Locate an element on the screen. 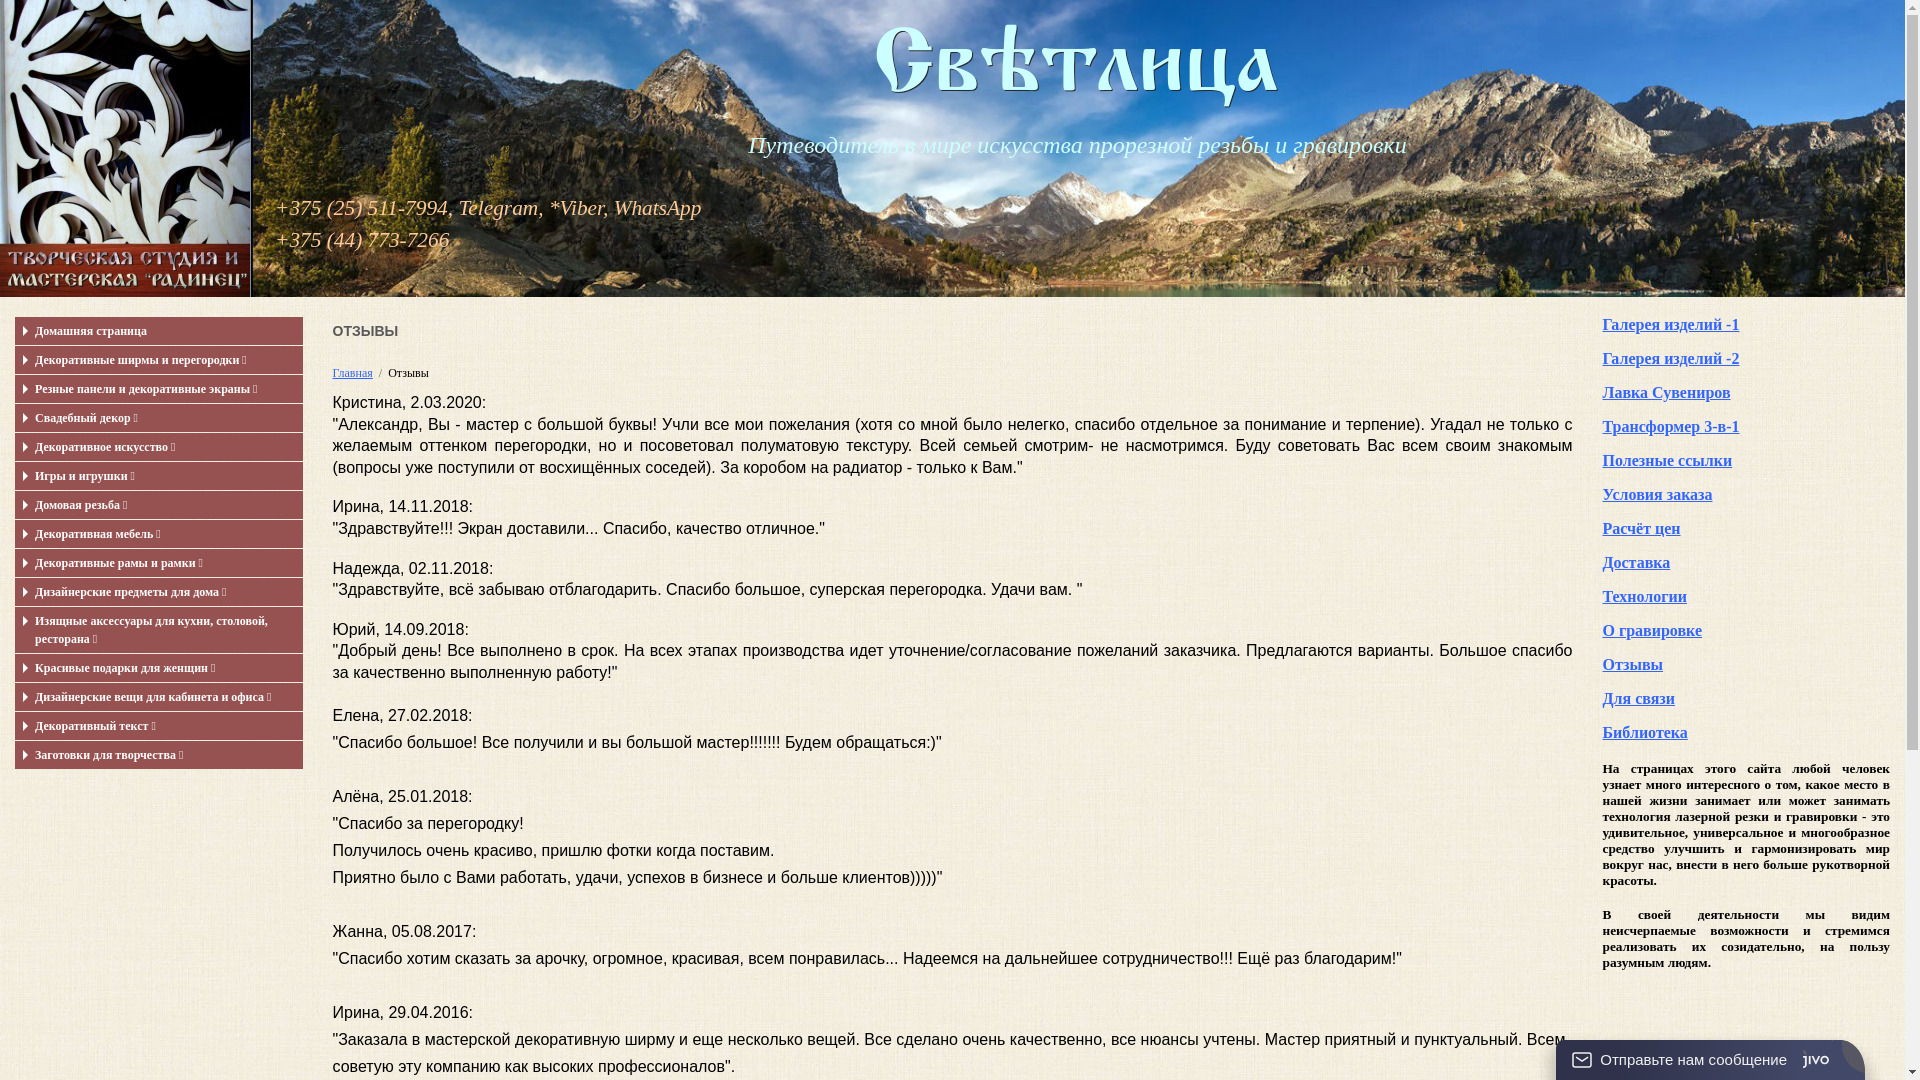 This screenshot has height=1080, width=1920. '+375 (25) 511-7994, Telegram,' is located at coordinates (408, 208).